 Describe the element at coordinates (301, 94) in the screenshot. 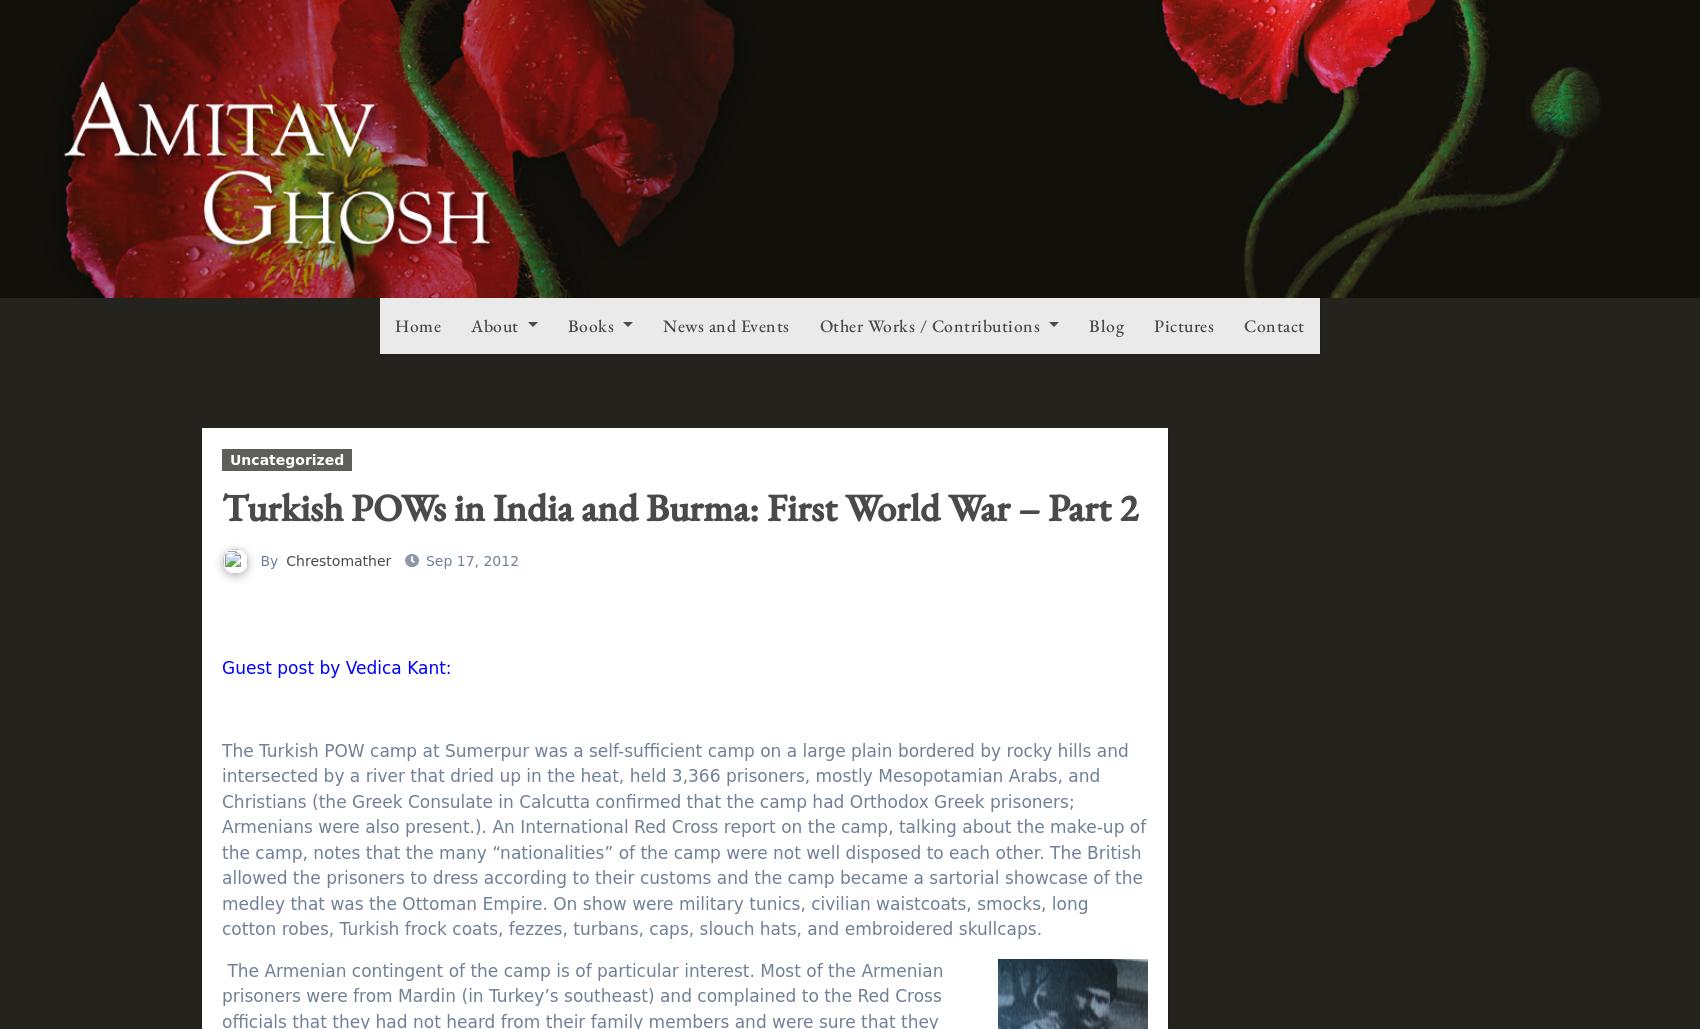

I see `'It'` at that location.